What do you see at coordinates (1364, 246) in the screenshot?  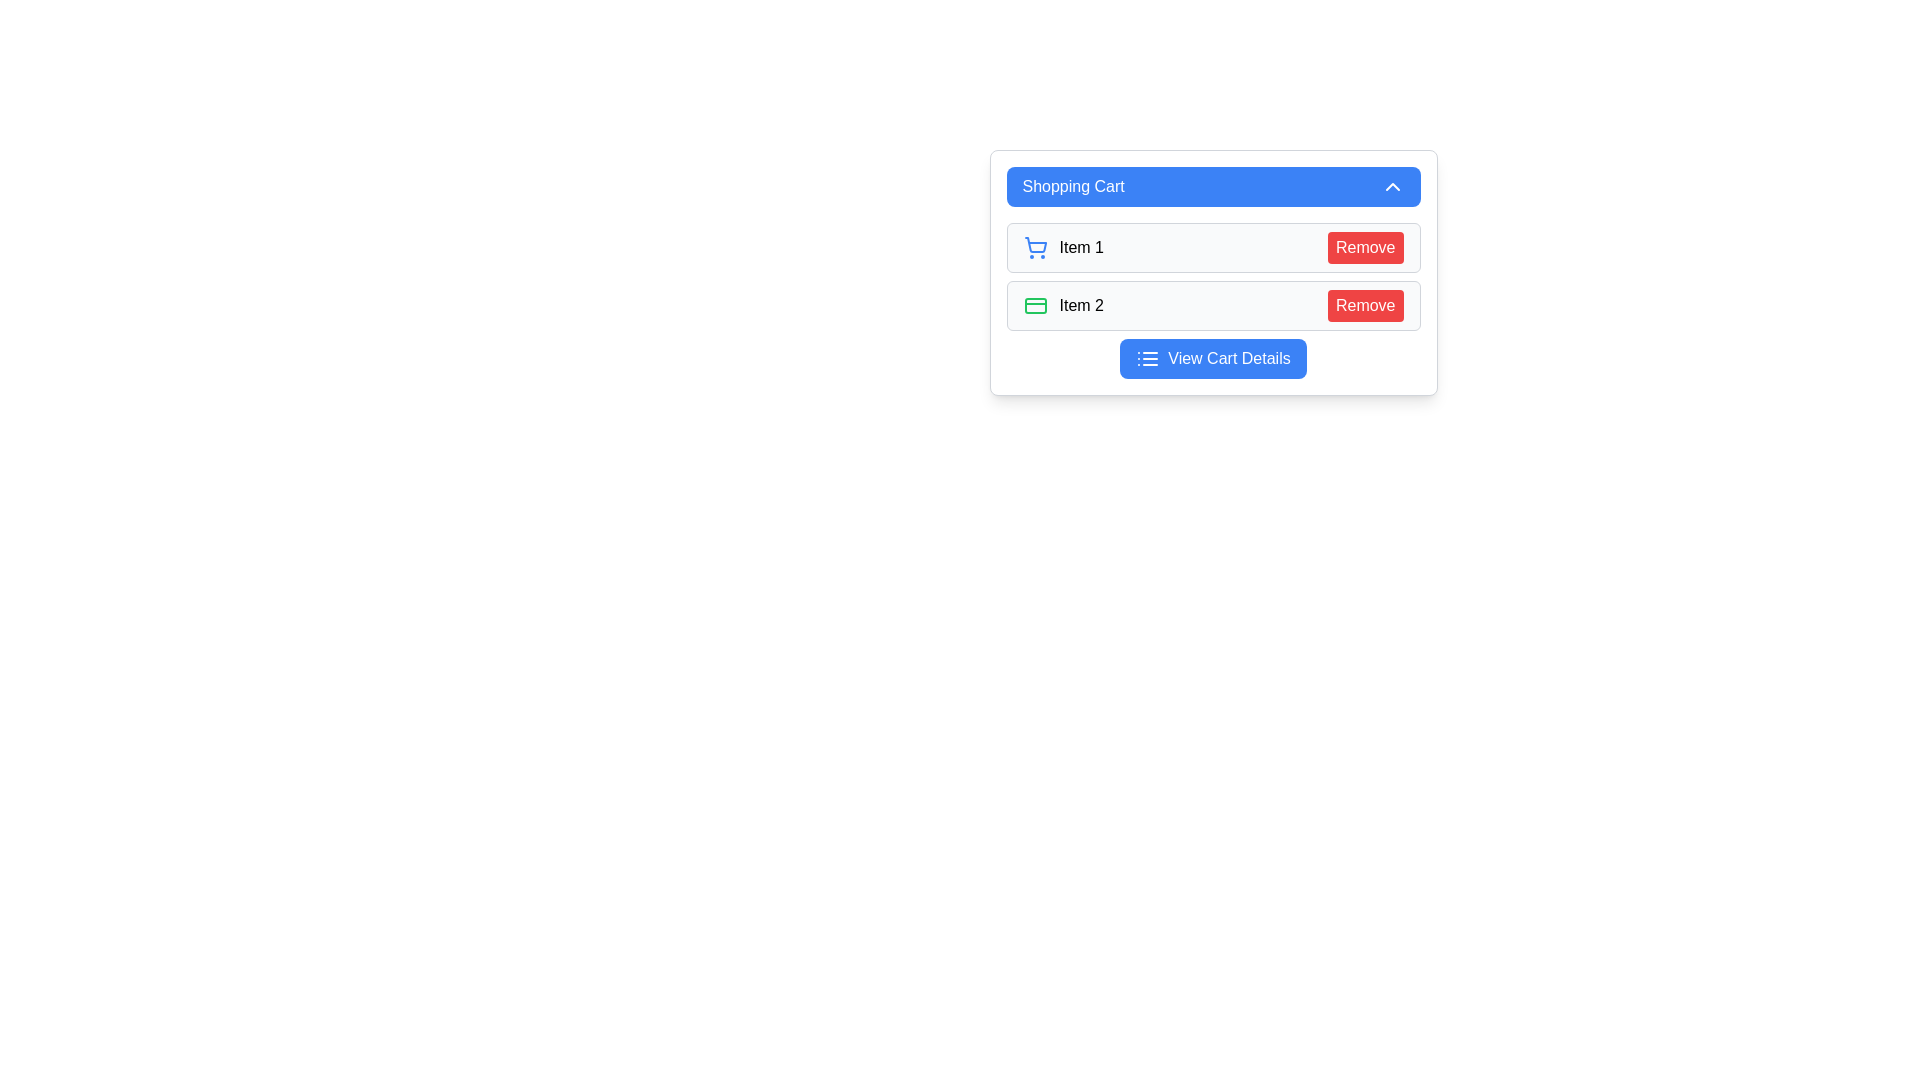 I see `the button that removes 'Item 1' from the shopping cart to observe the color change` at bounding box center [1364, 246].